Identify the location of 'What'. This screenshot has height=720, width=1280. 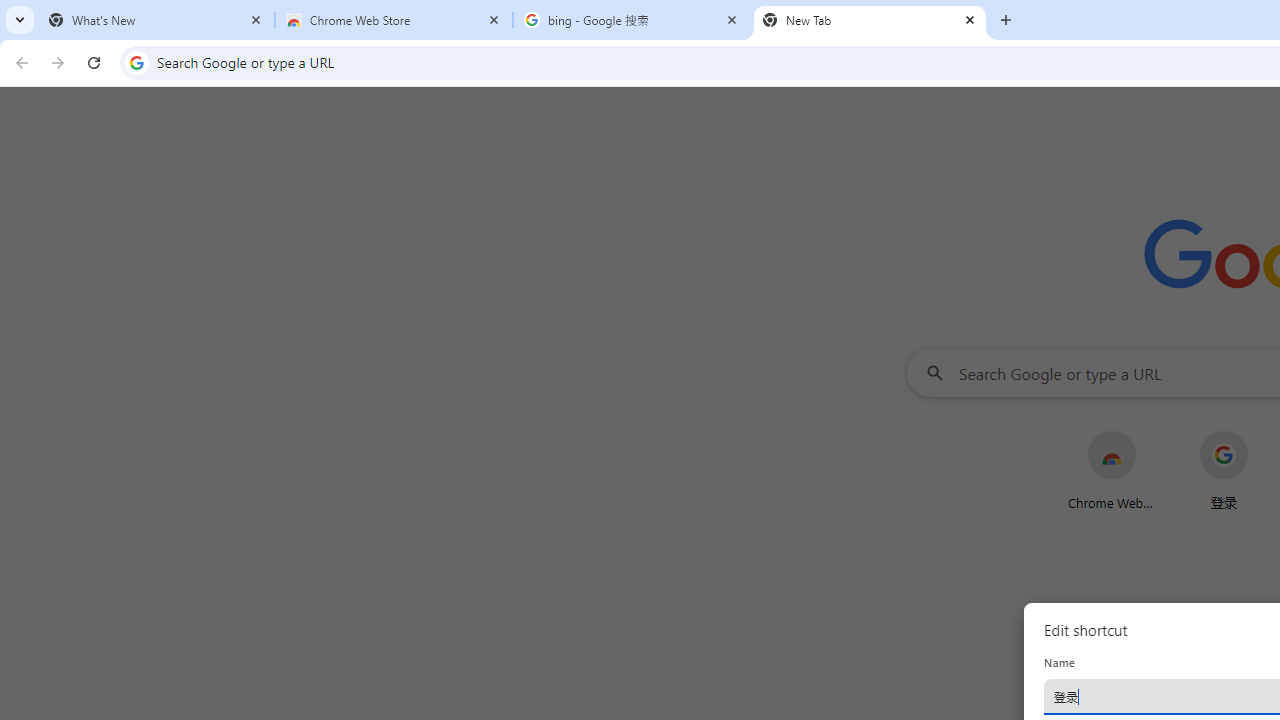
(155, 20).